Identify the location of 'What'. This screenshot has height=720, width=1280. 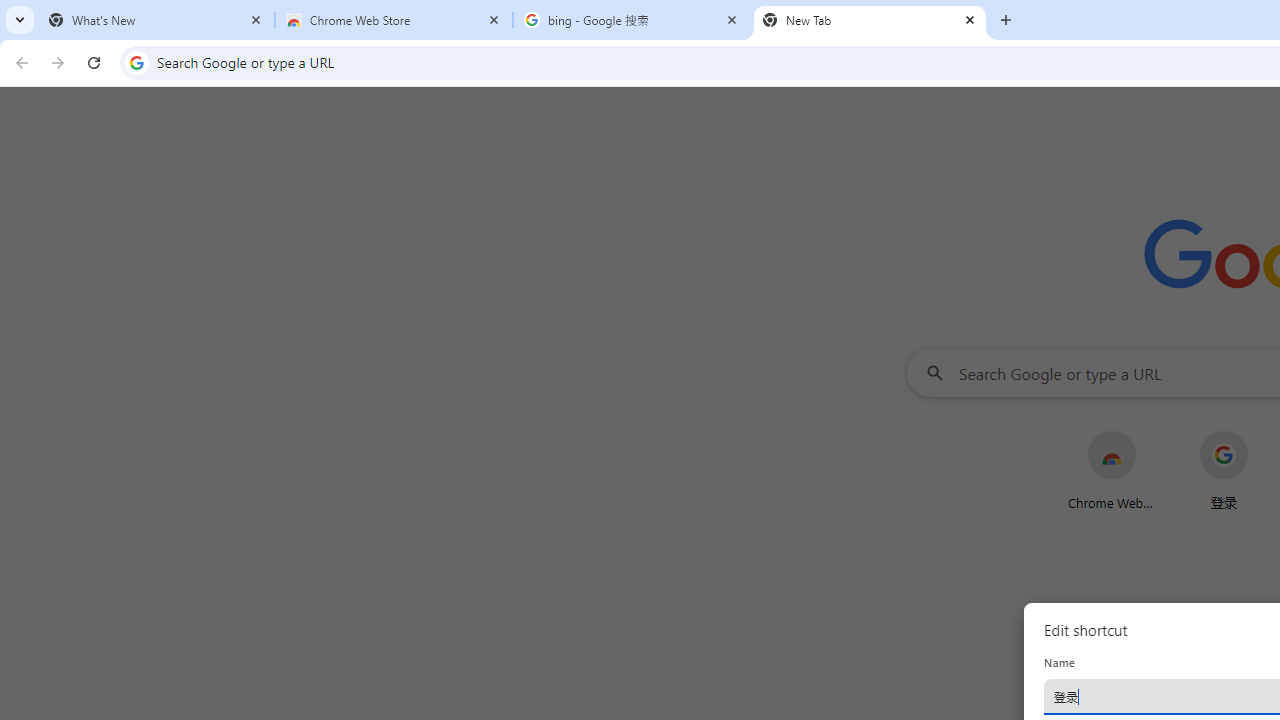
(155, 20).